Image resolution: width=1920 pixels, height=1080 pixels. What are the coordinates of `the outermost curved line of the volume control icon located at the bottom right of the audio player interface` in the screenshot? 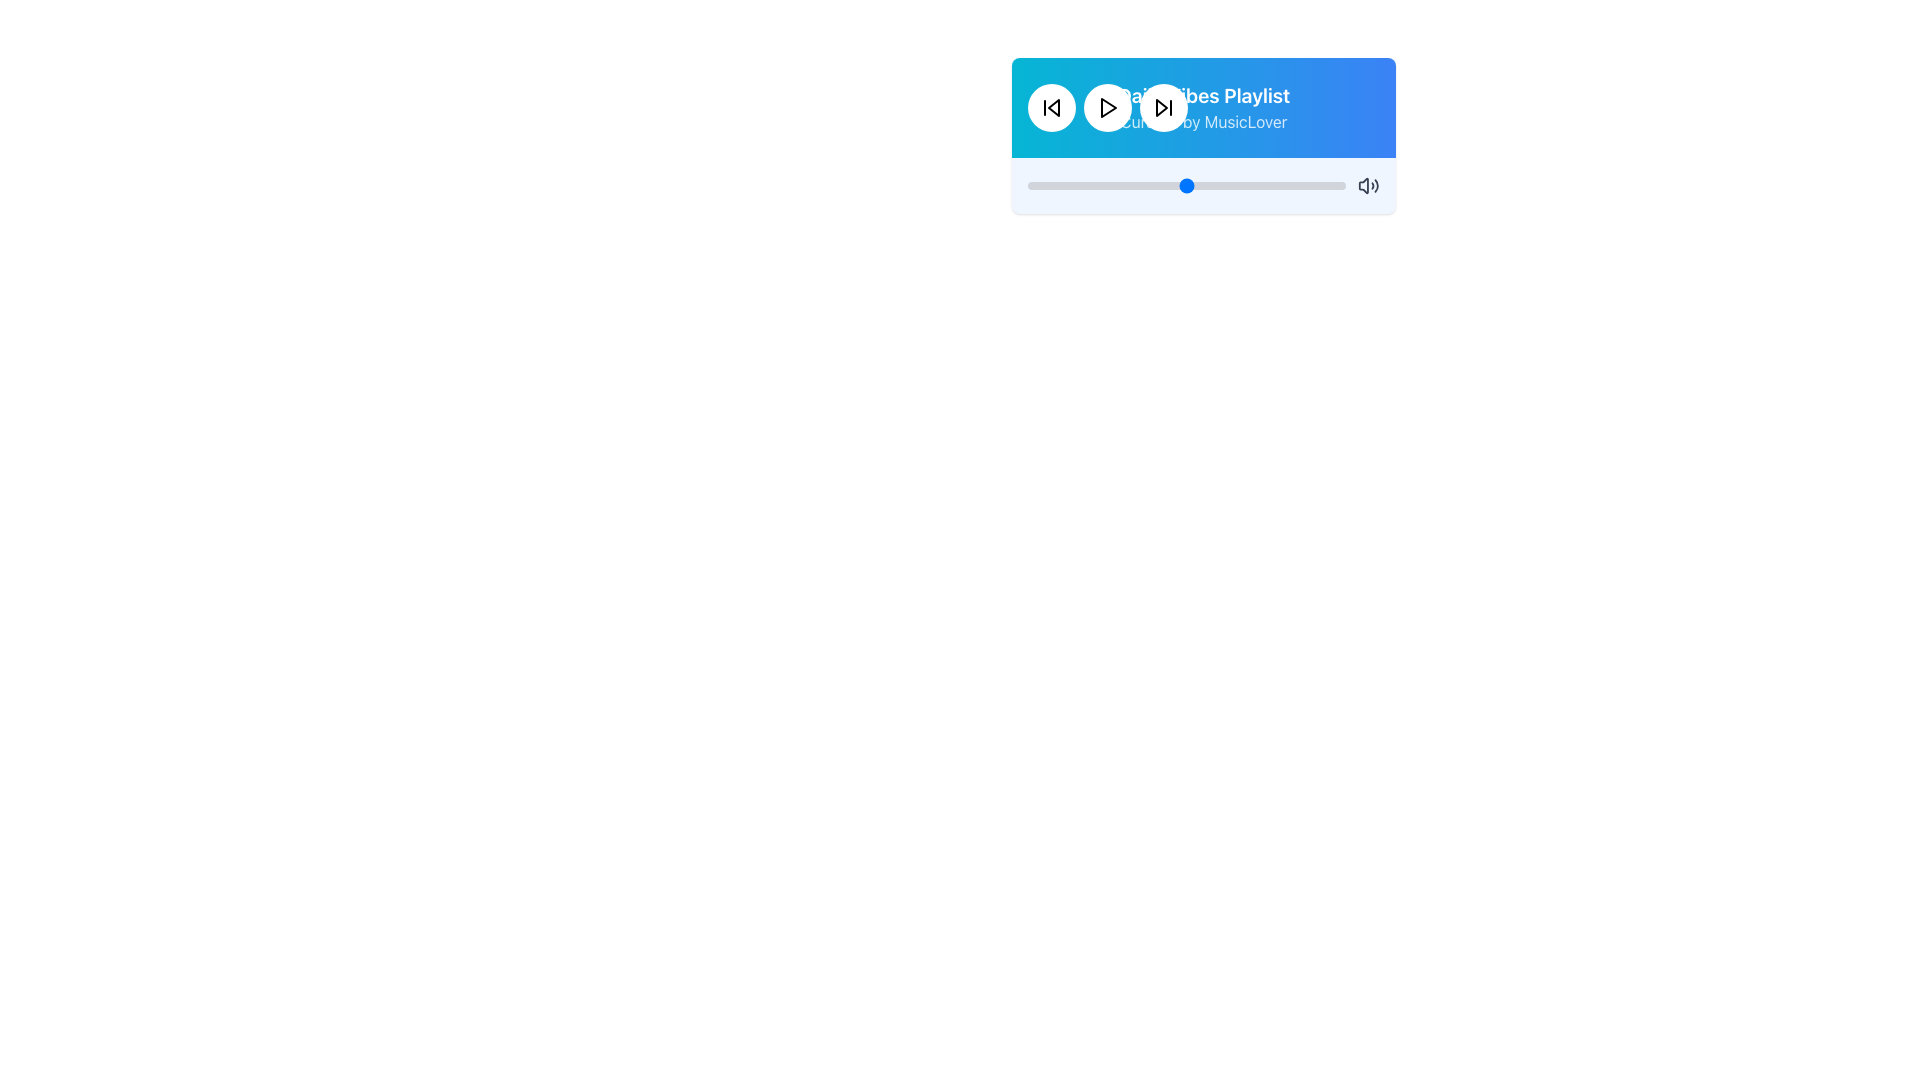 It's located at (1376, 185).